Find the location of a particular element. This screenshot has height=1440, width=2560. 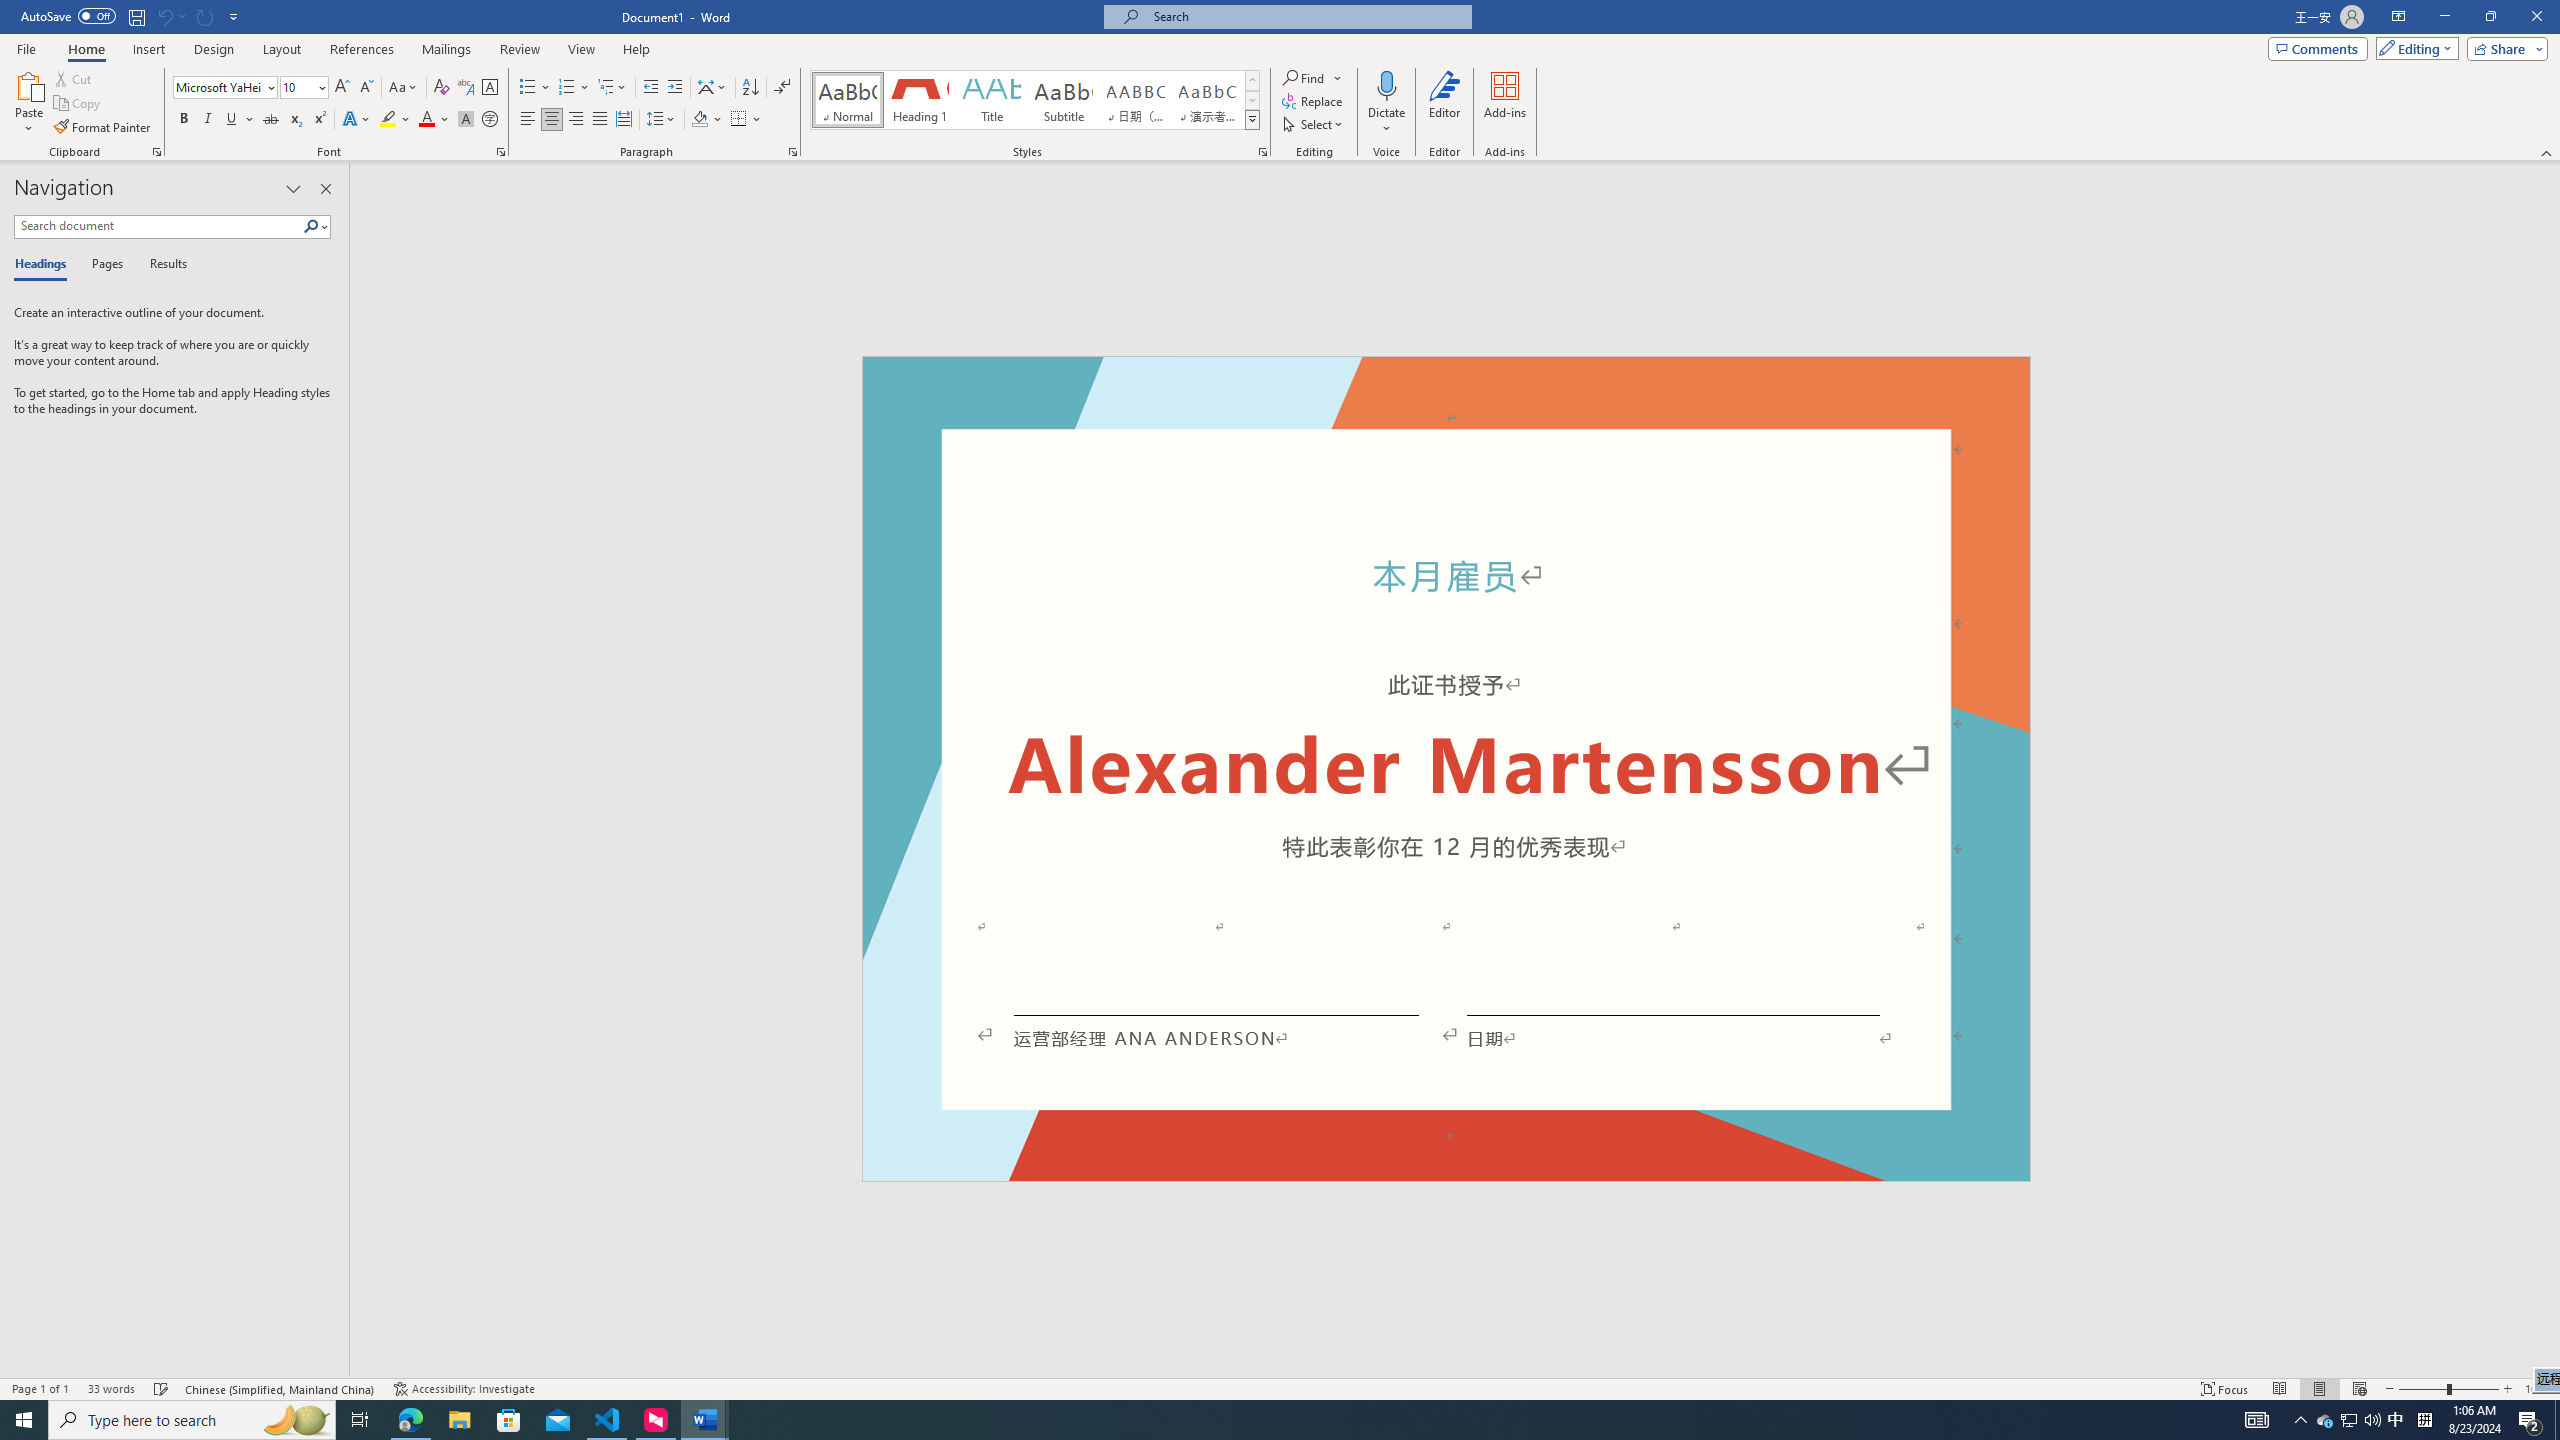

'Decorative' is located at coordinates (1446, 769).